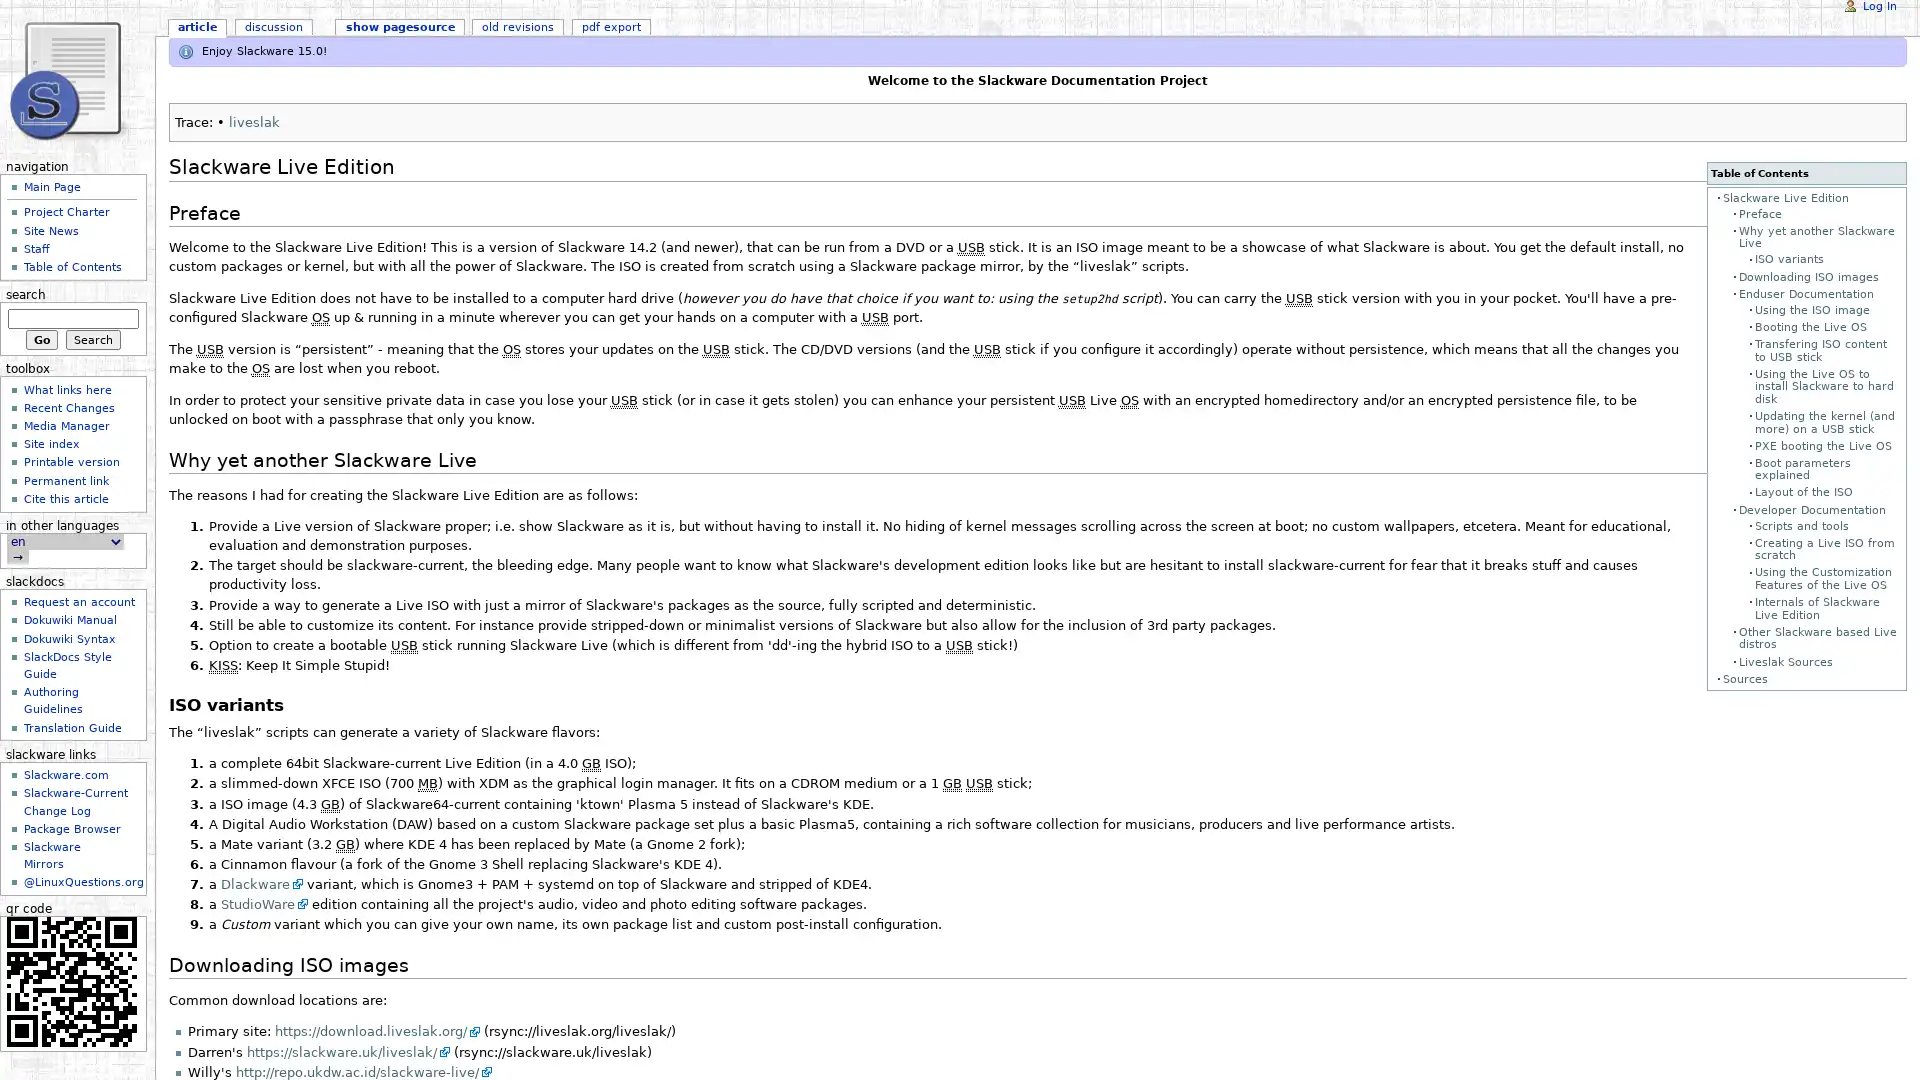  I want to click on Go, so click(41, 338).